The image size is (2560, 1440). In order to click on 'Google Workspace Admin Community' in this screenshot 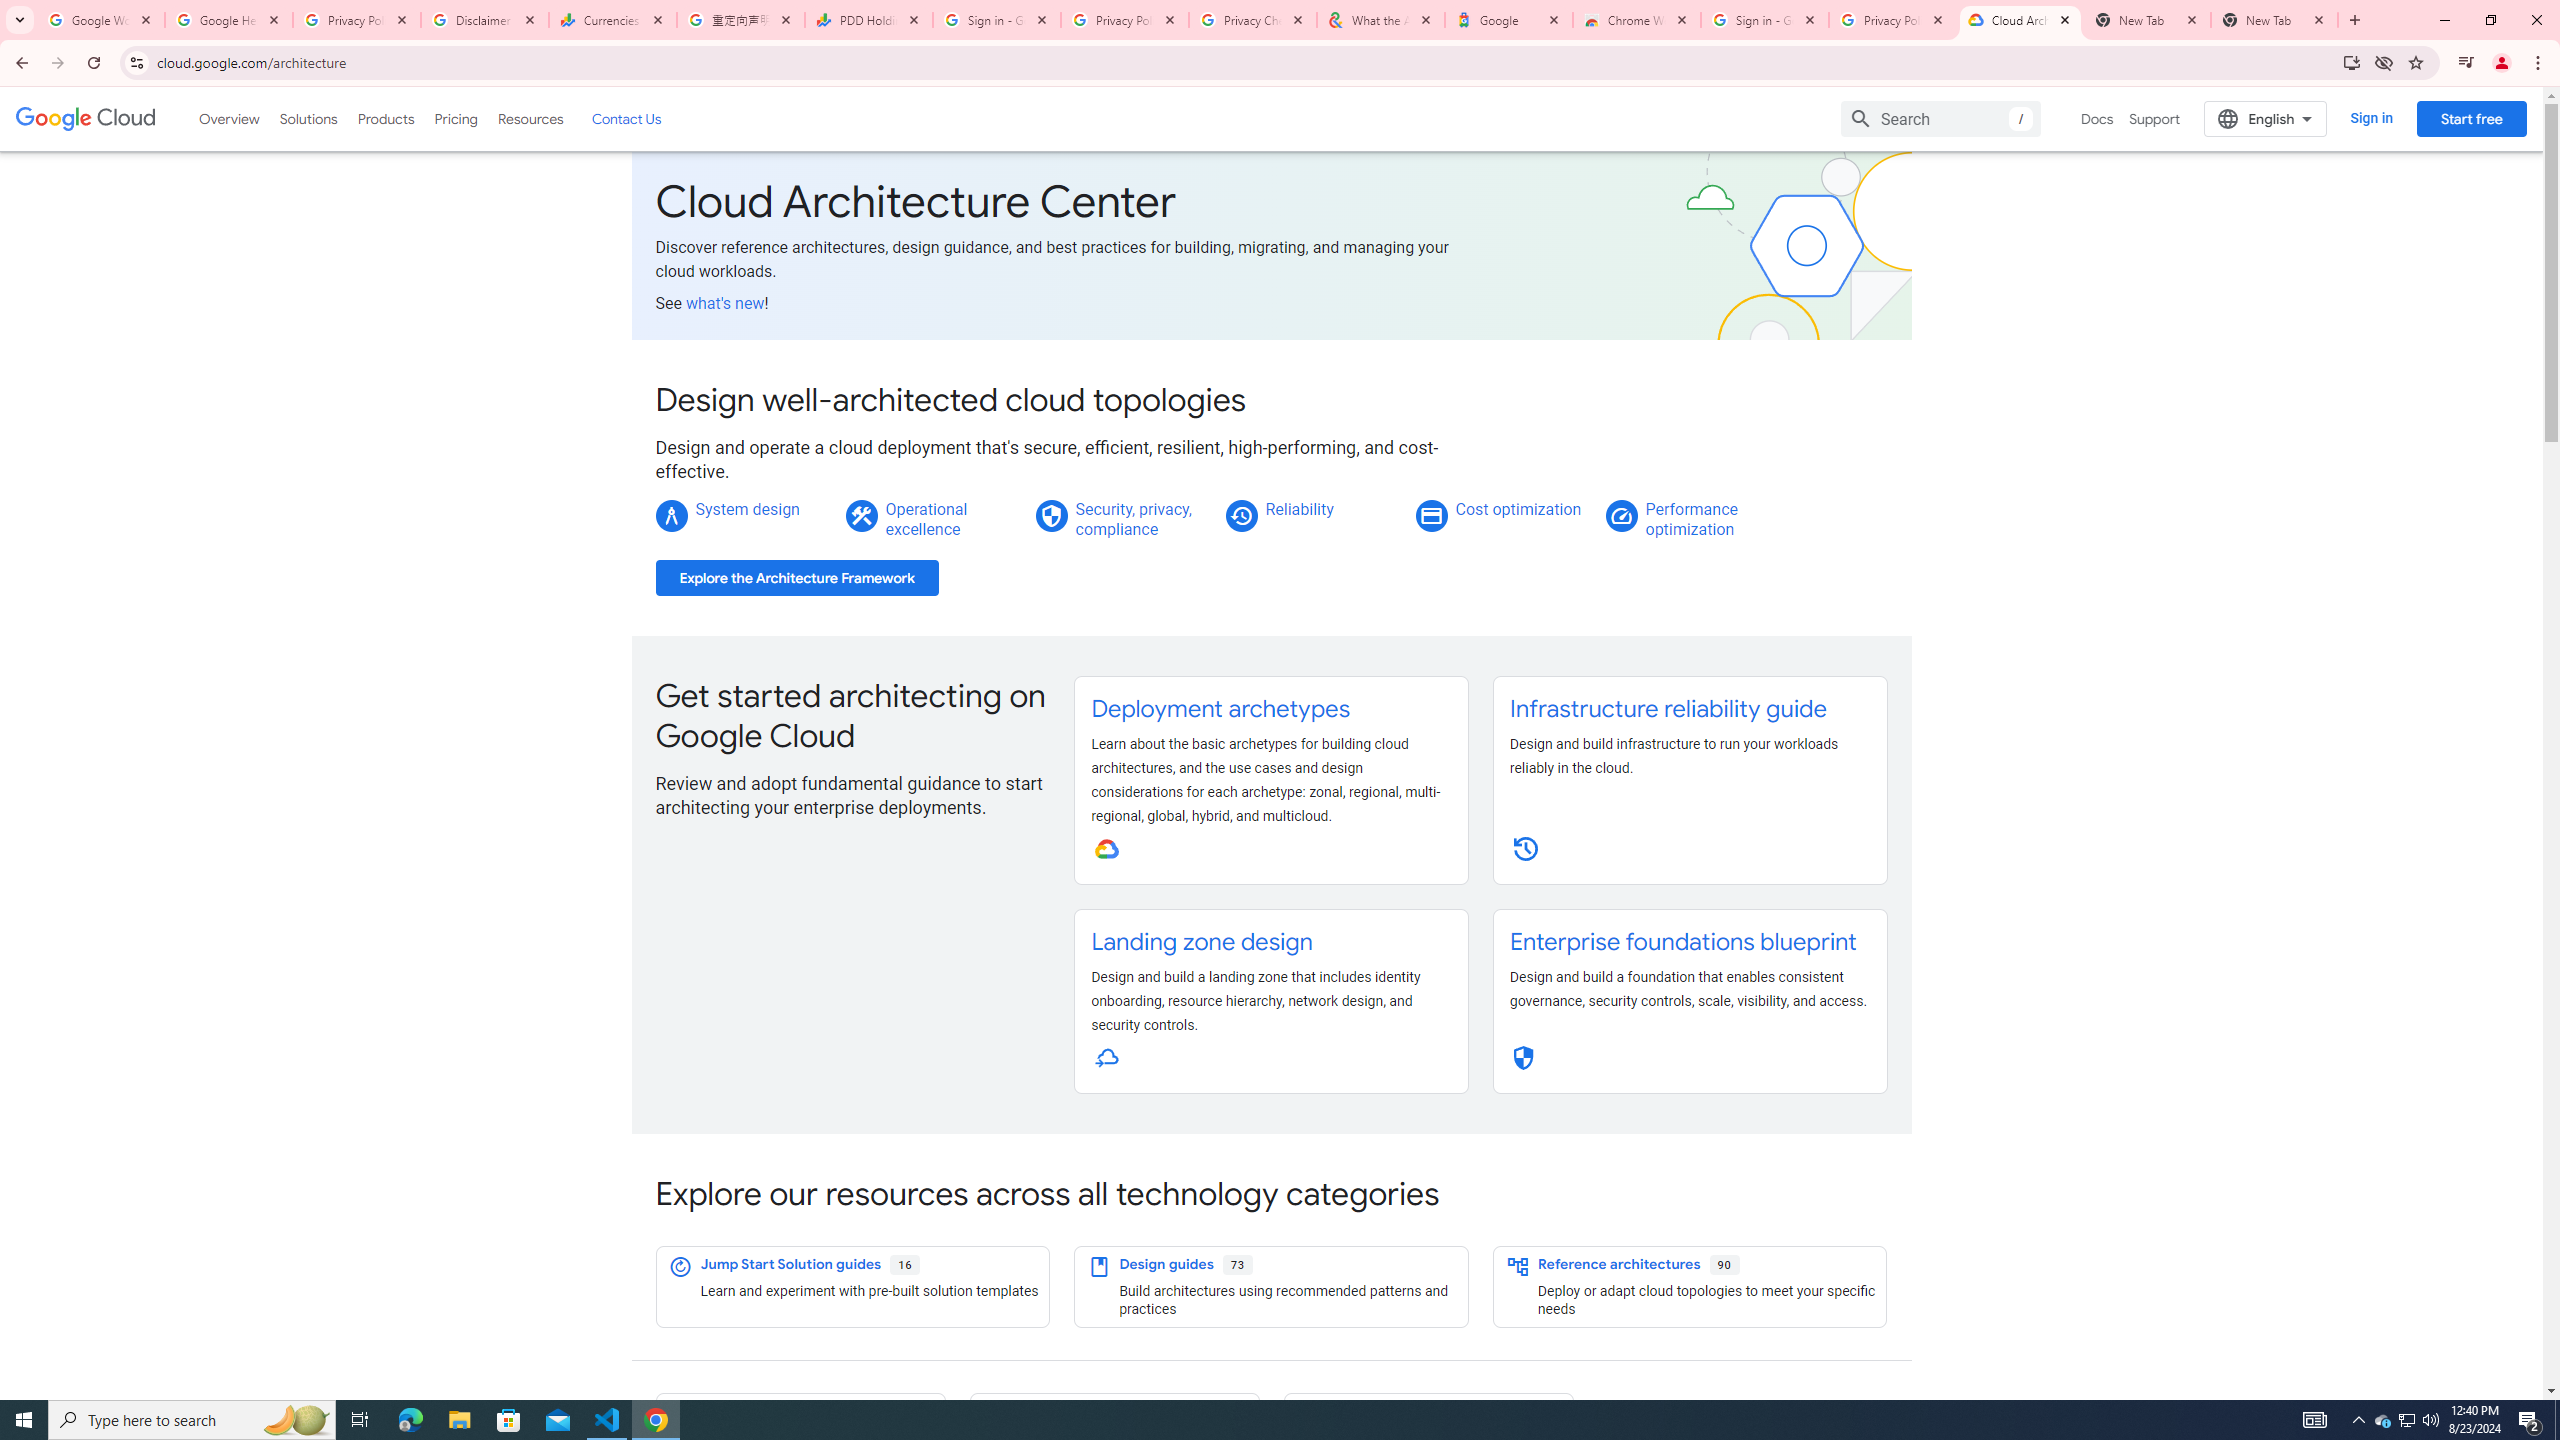, I will do `click(101, 19)`.